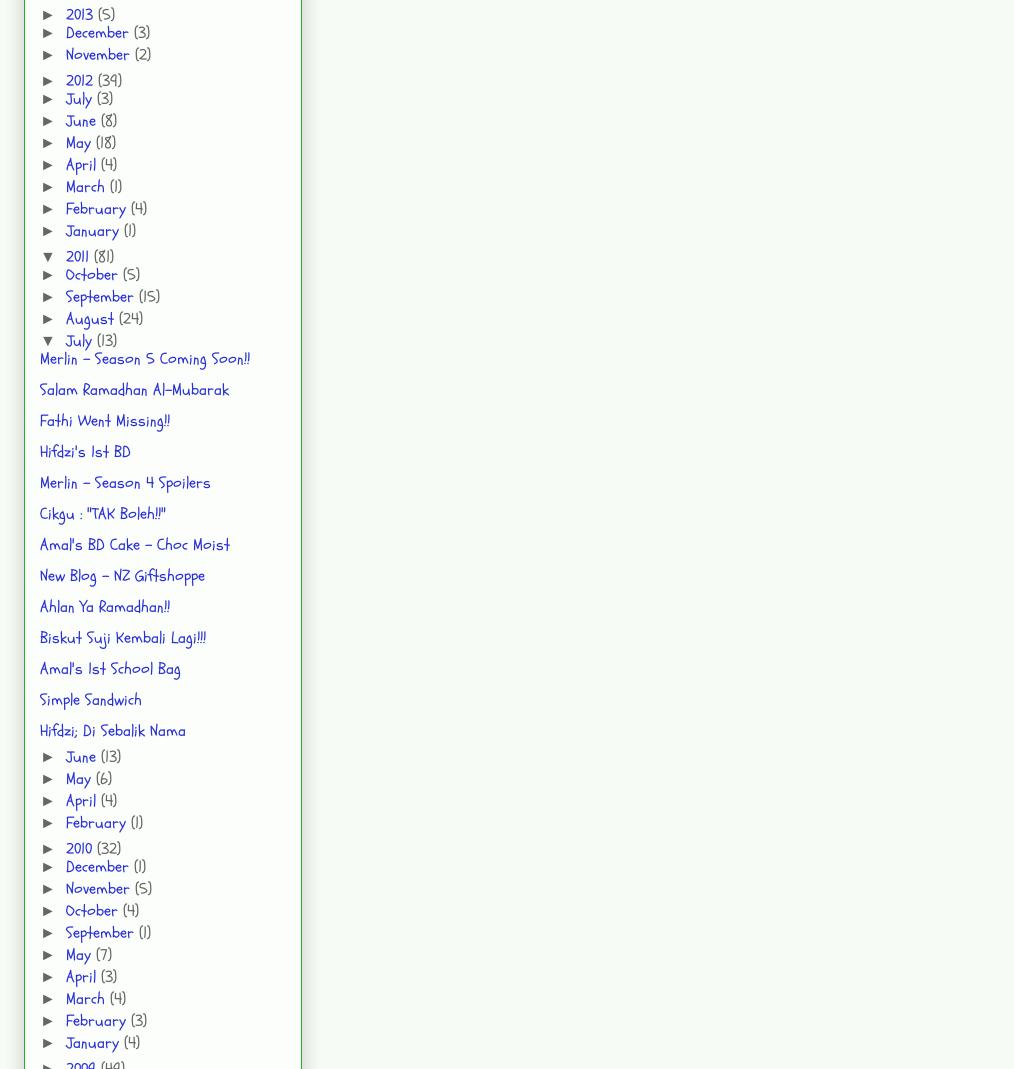 The image size is (1014, 1069). I want to click on 'Ahlan Ya Ramadhan!!', so click(105, 606).